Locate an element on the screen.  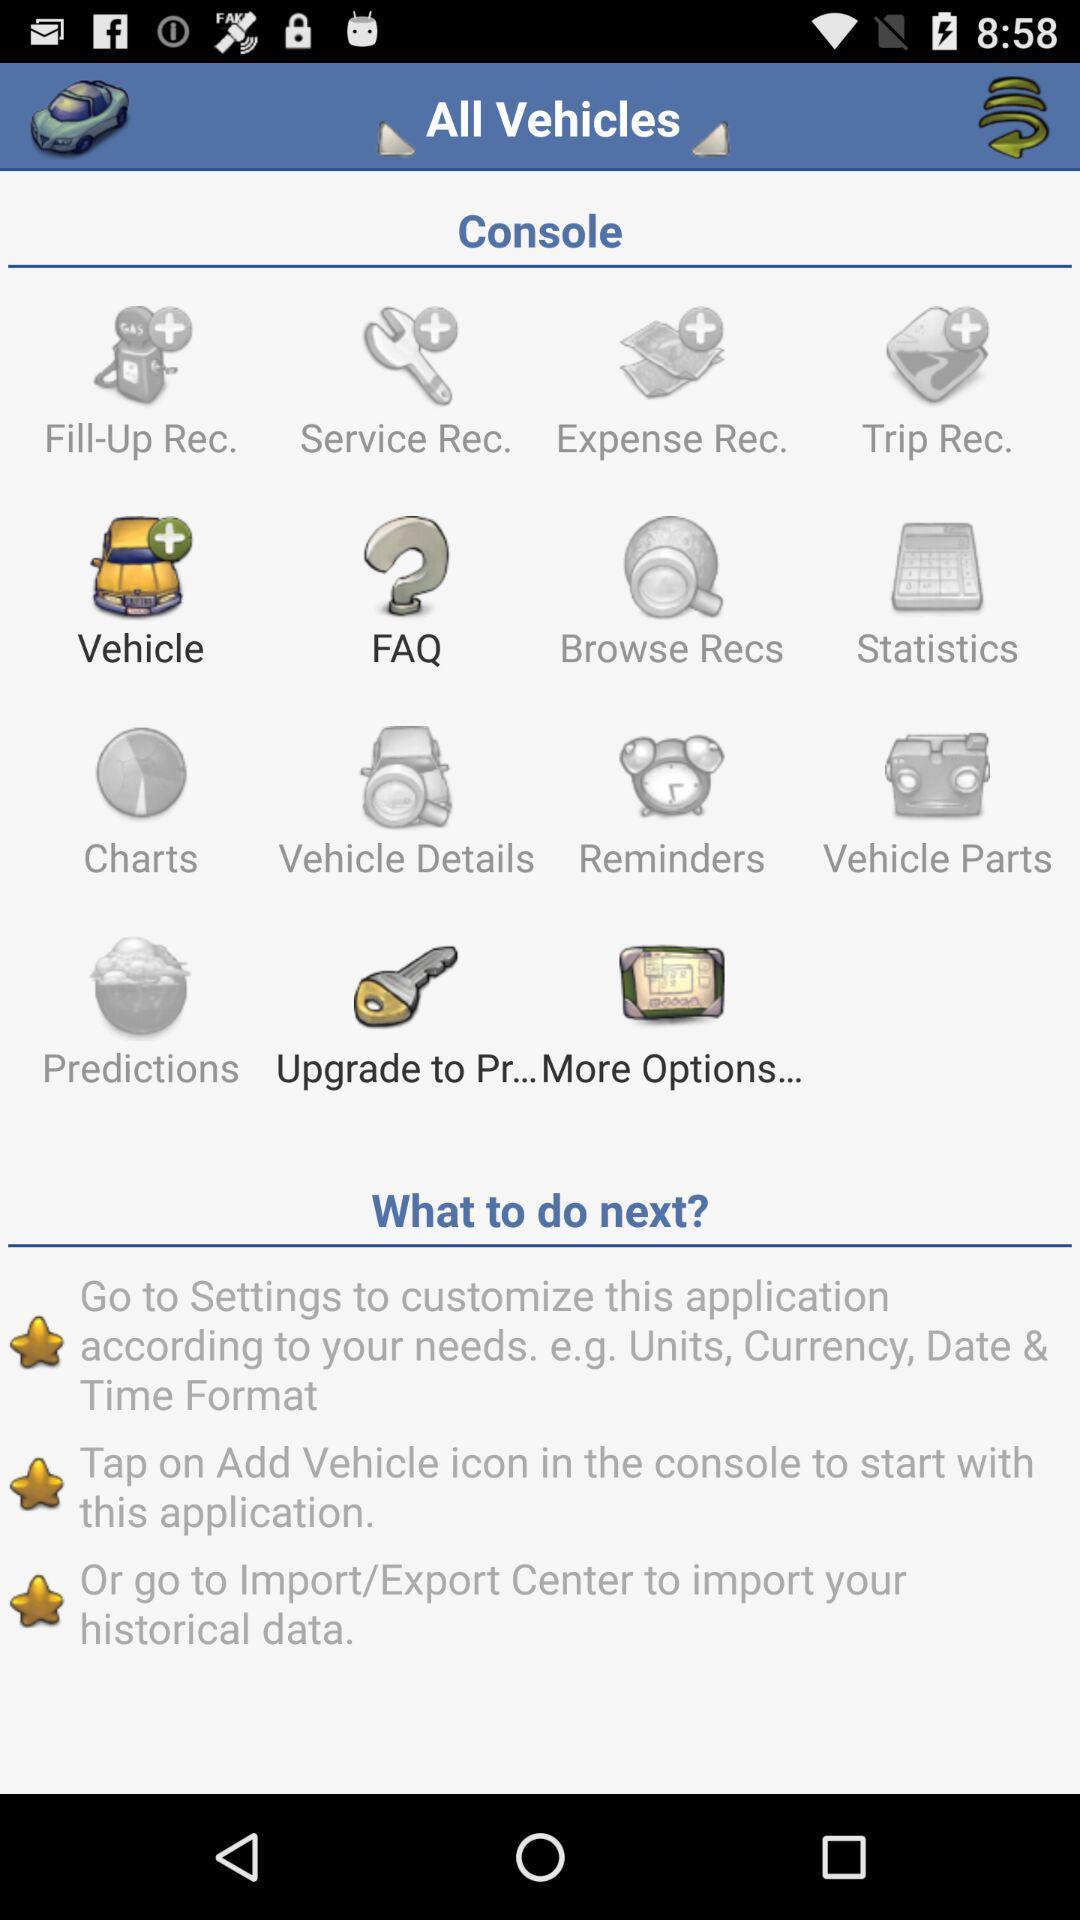
the text which says upgrade to pr is located at coordinates (405, 1021).